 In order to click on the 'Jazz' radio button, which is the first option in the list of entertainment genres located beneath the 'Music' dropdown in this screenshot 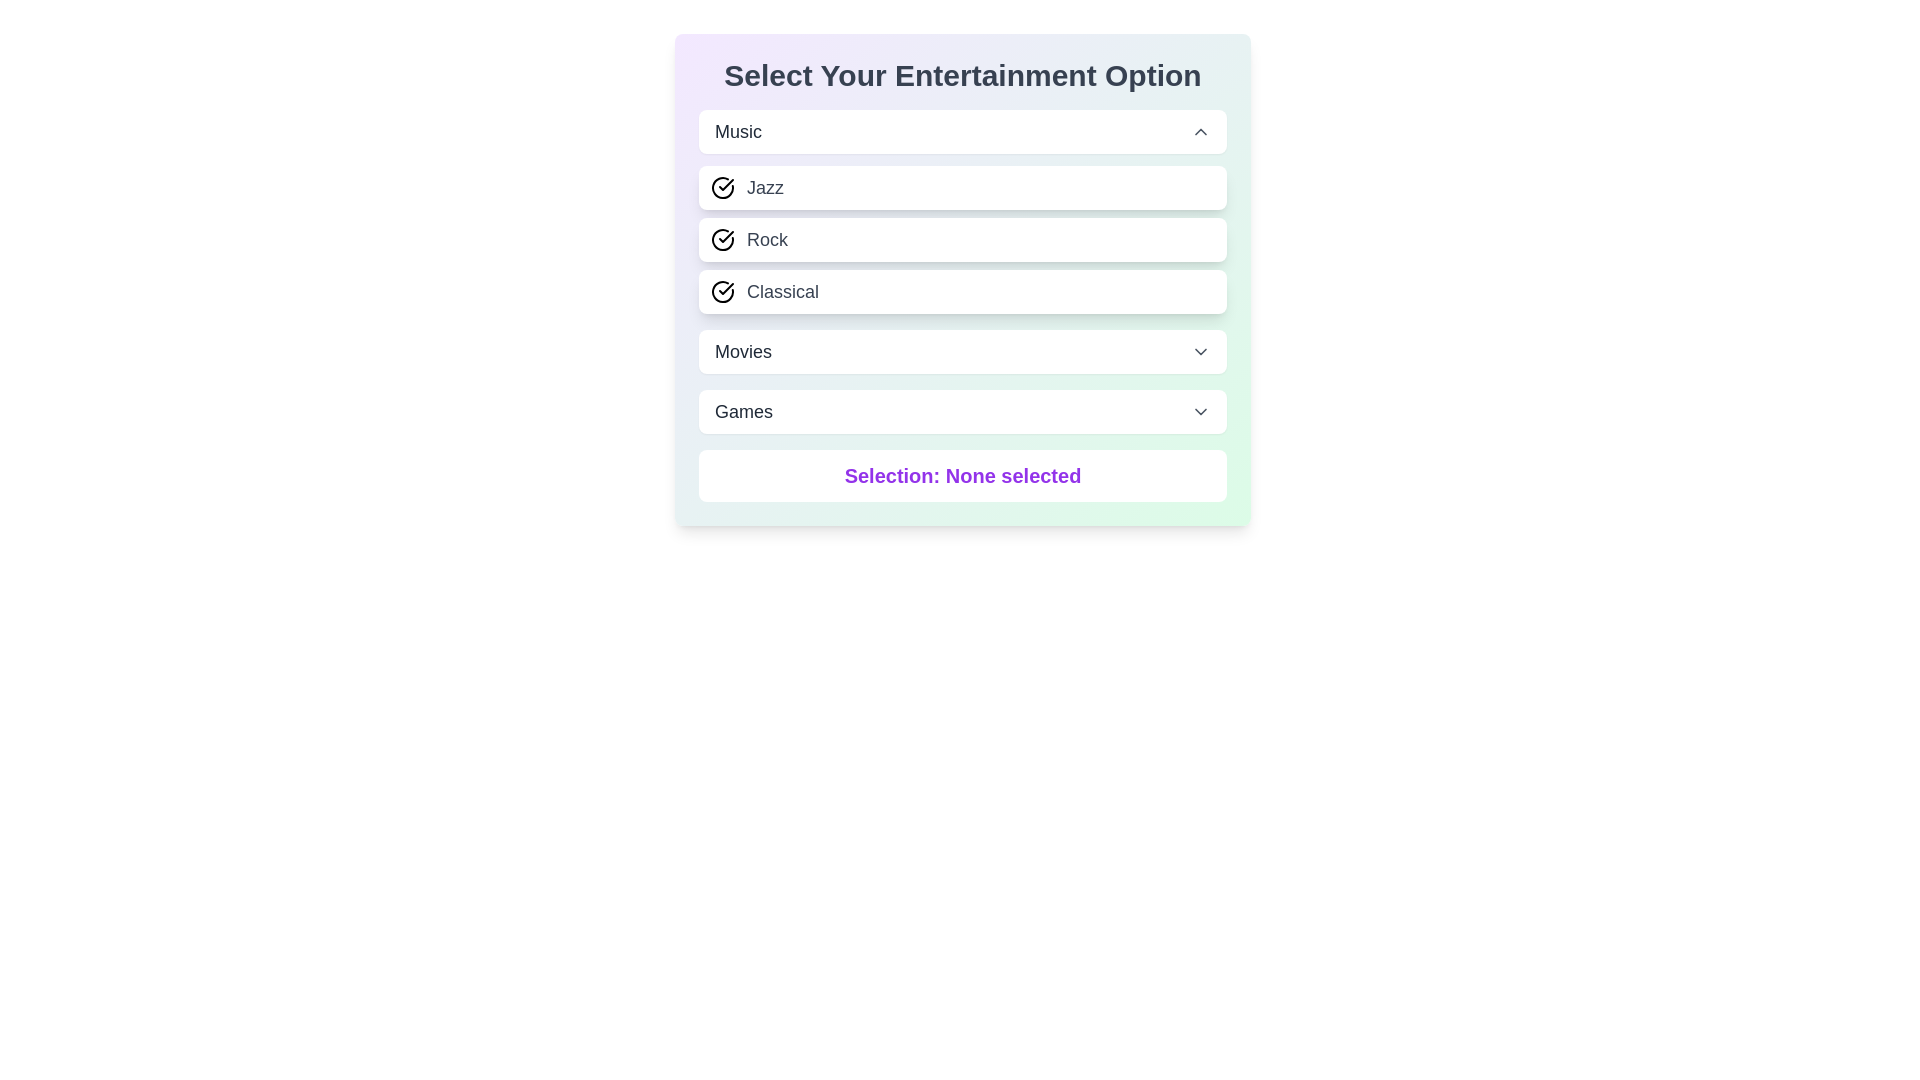, I will do `click(963, 188)`.